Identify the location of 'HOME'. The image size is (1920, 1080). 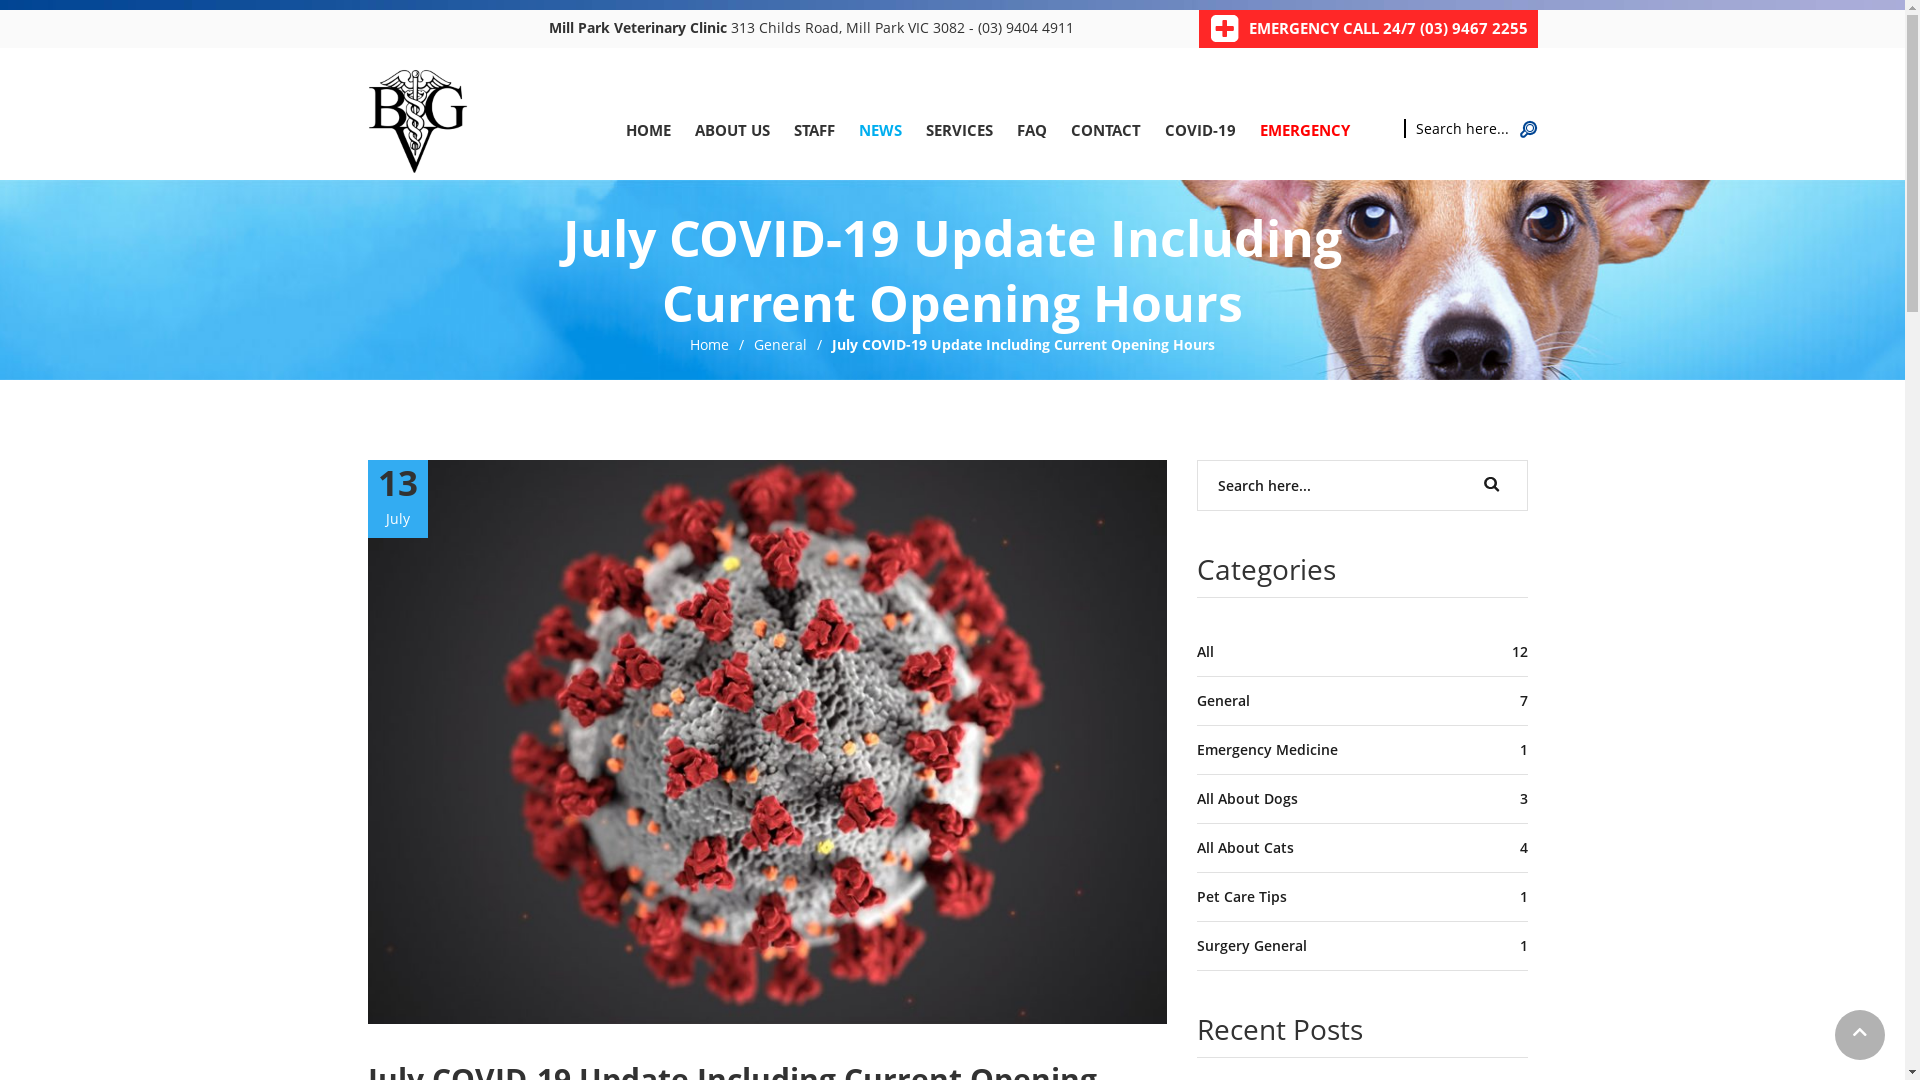
(648, 130).